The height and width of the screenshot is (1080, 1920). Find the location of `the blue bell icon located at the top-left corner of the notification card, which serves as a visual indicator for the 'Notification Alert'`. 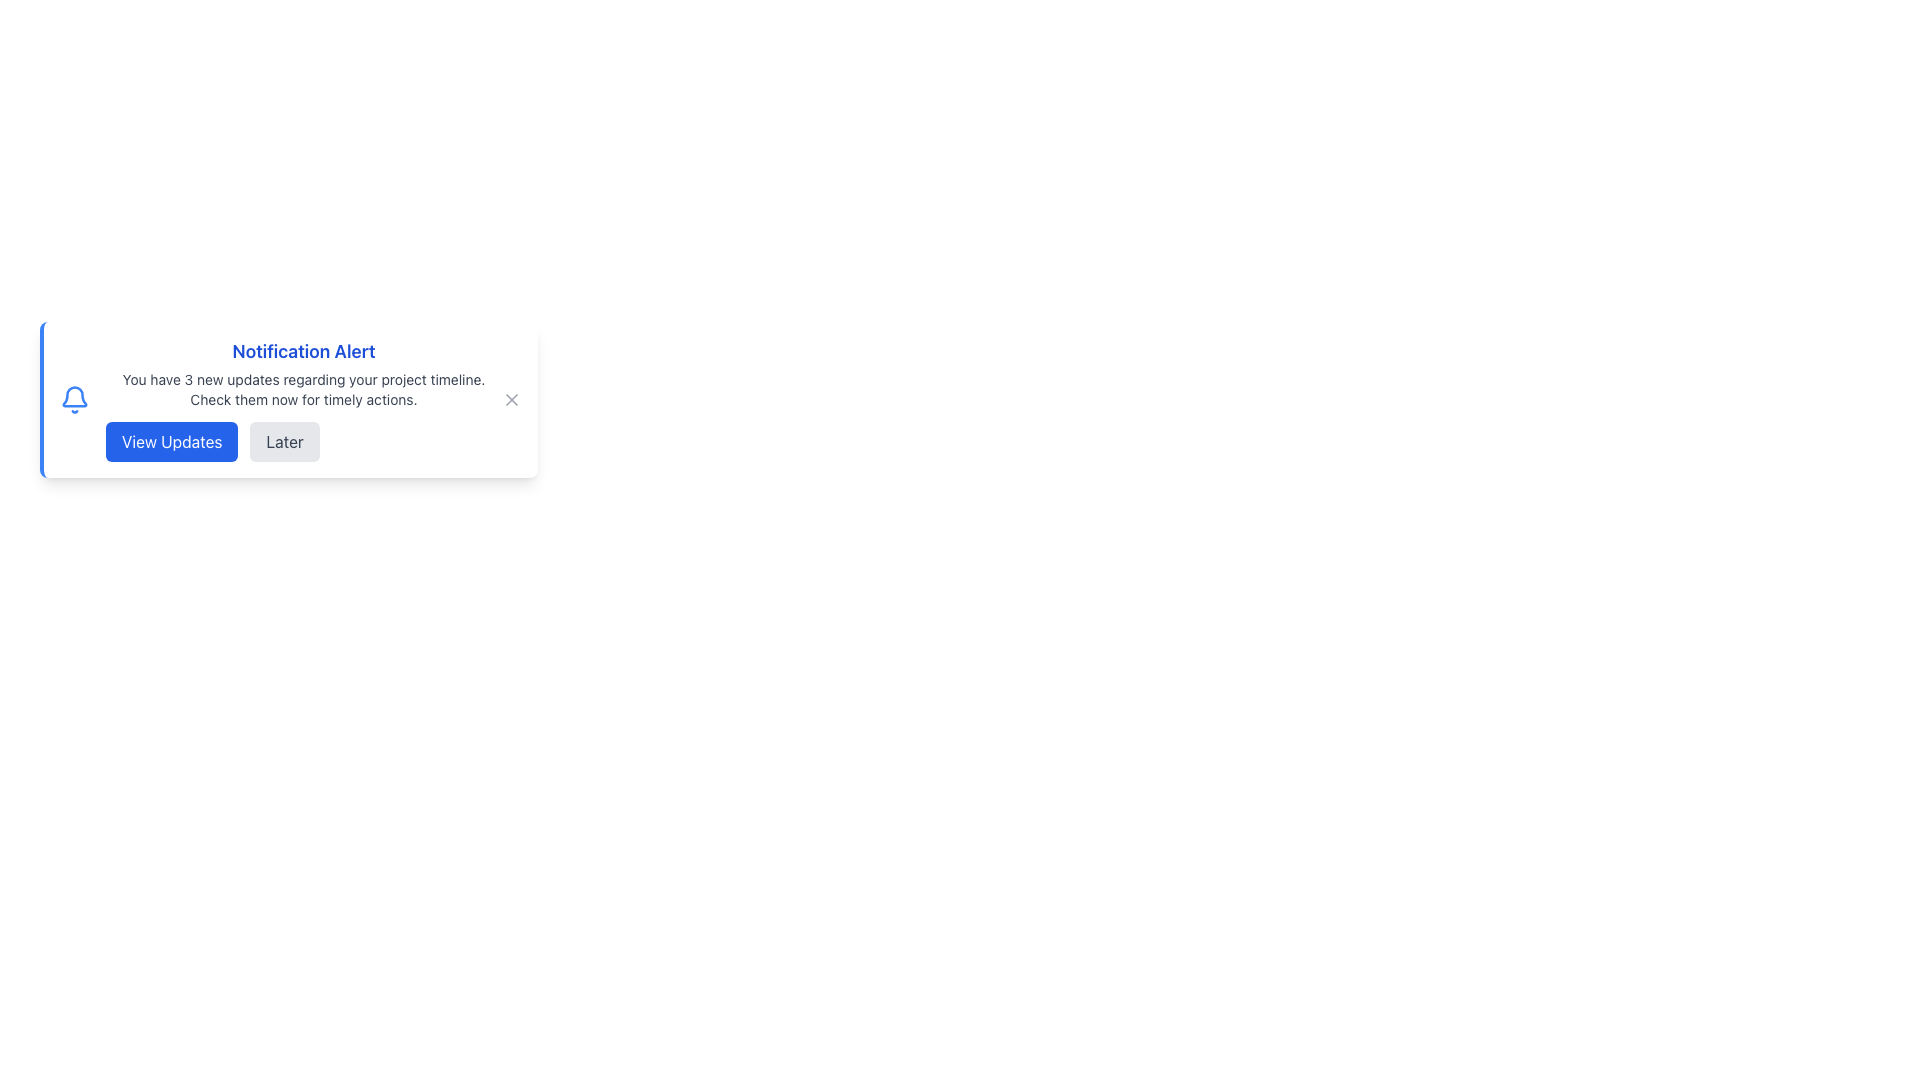

the blue bell icon located at the top-left corner of the notification card, which serves as a visual indicator for the 'Notification Alert' is located at coordinates (75, 400).